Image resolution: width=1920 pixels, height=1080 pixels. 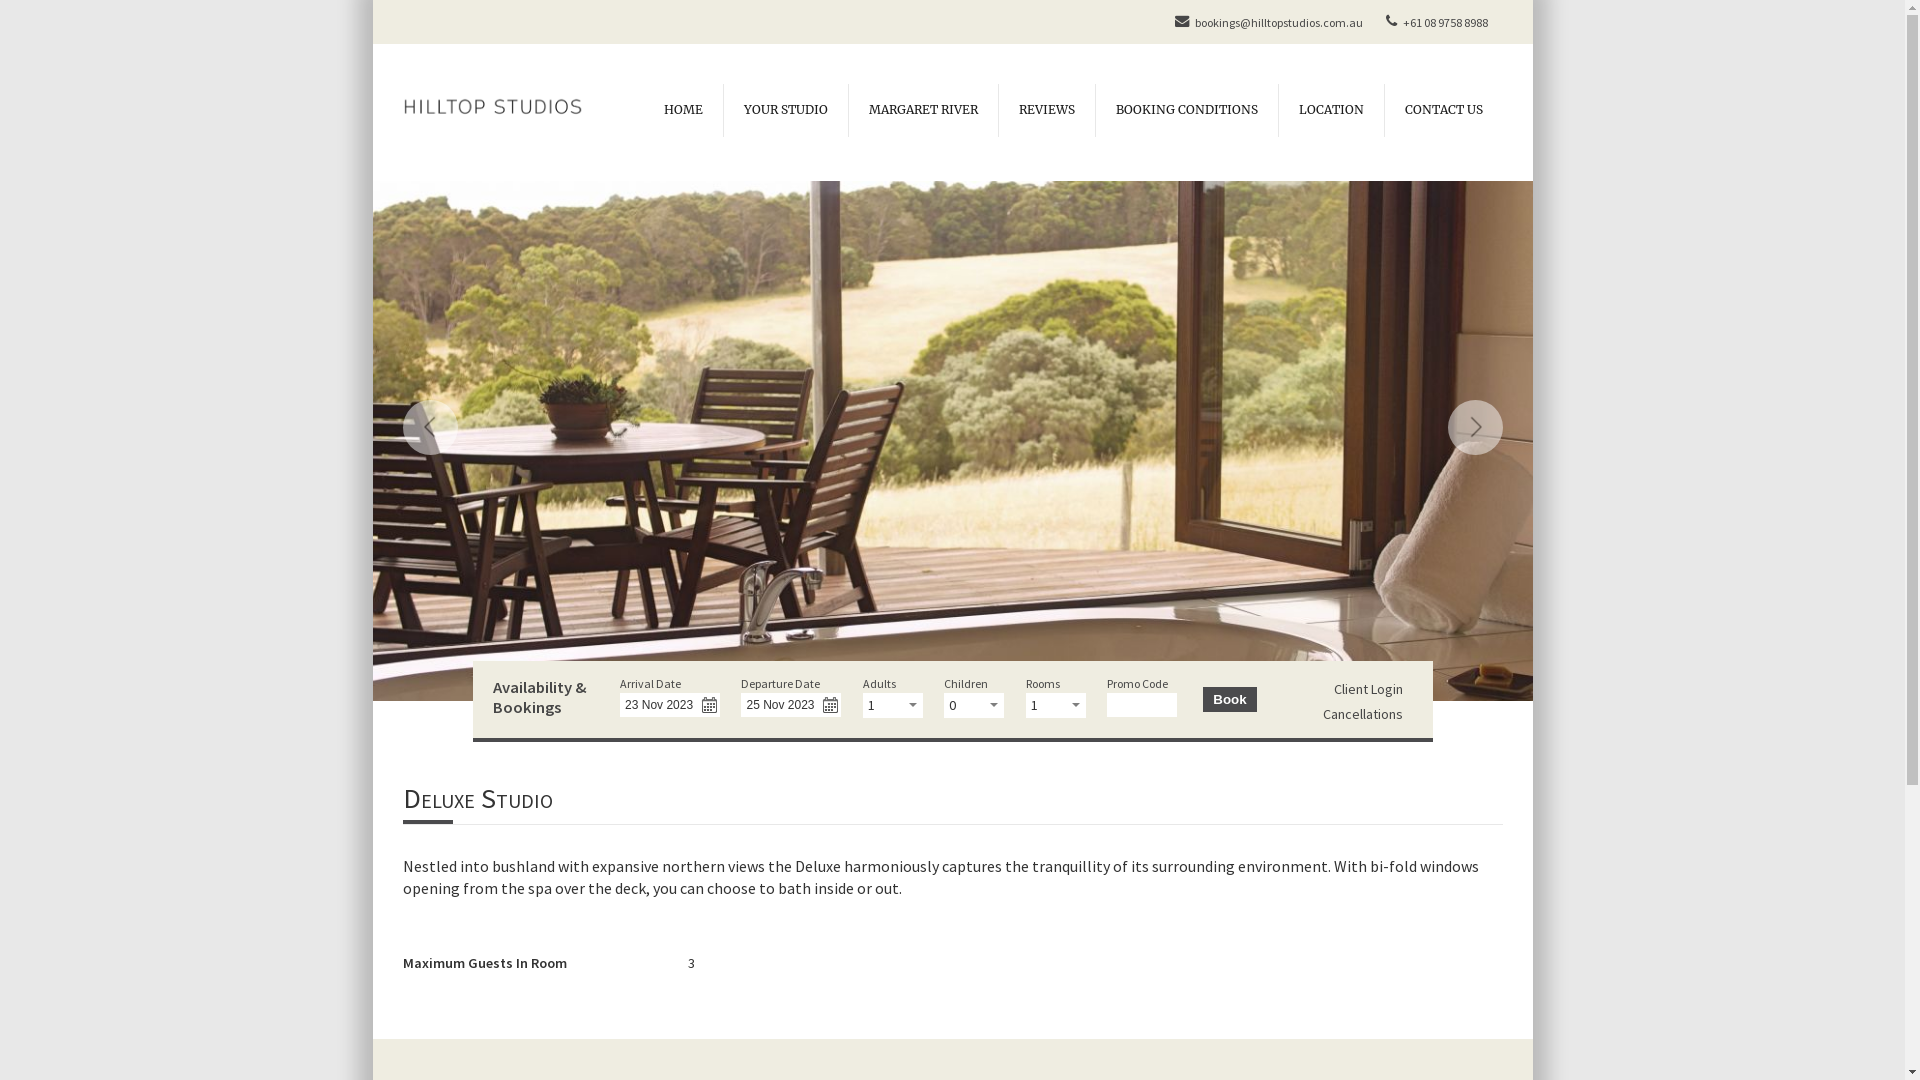 What do you see at coordinates (1265, 22) in the screenshot?
I see `'bookings@hilltopstudios.com.au'` at bounding box center [1265, 22].